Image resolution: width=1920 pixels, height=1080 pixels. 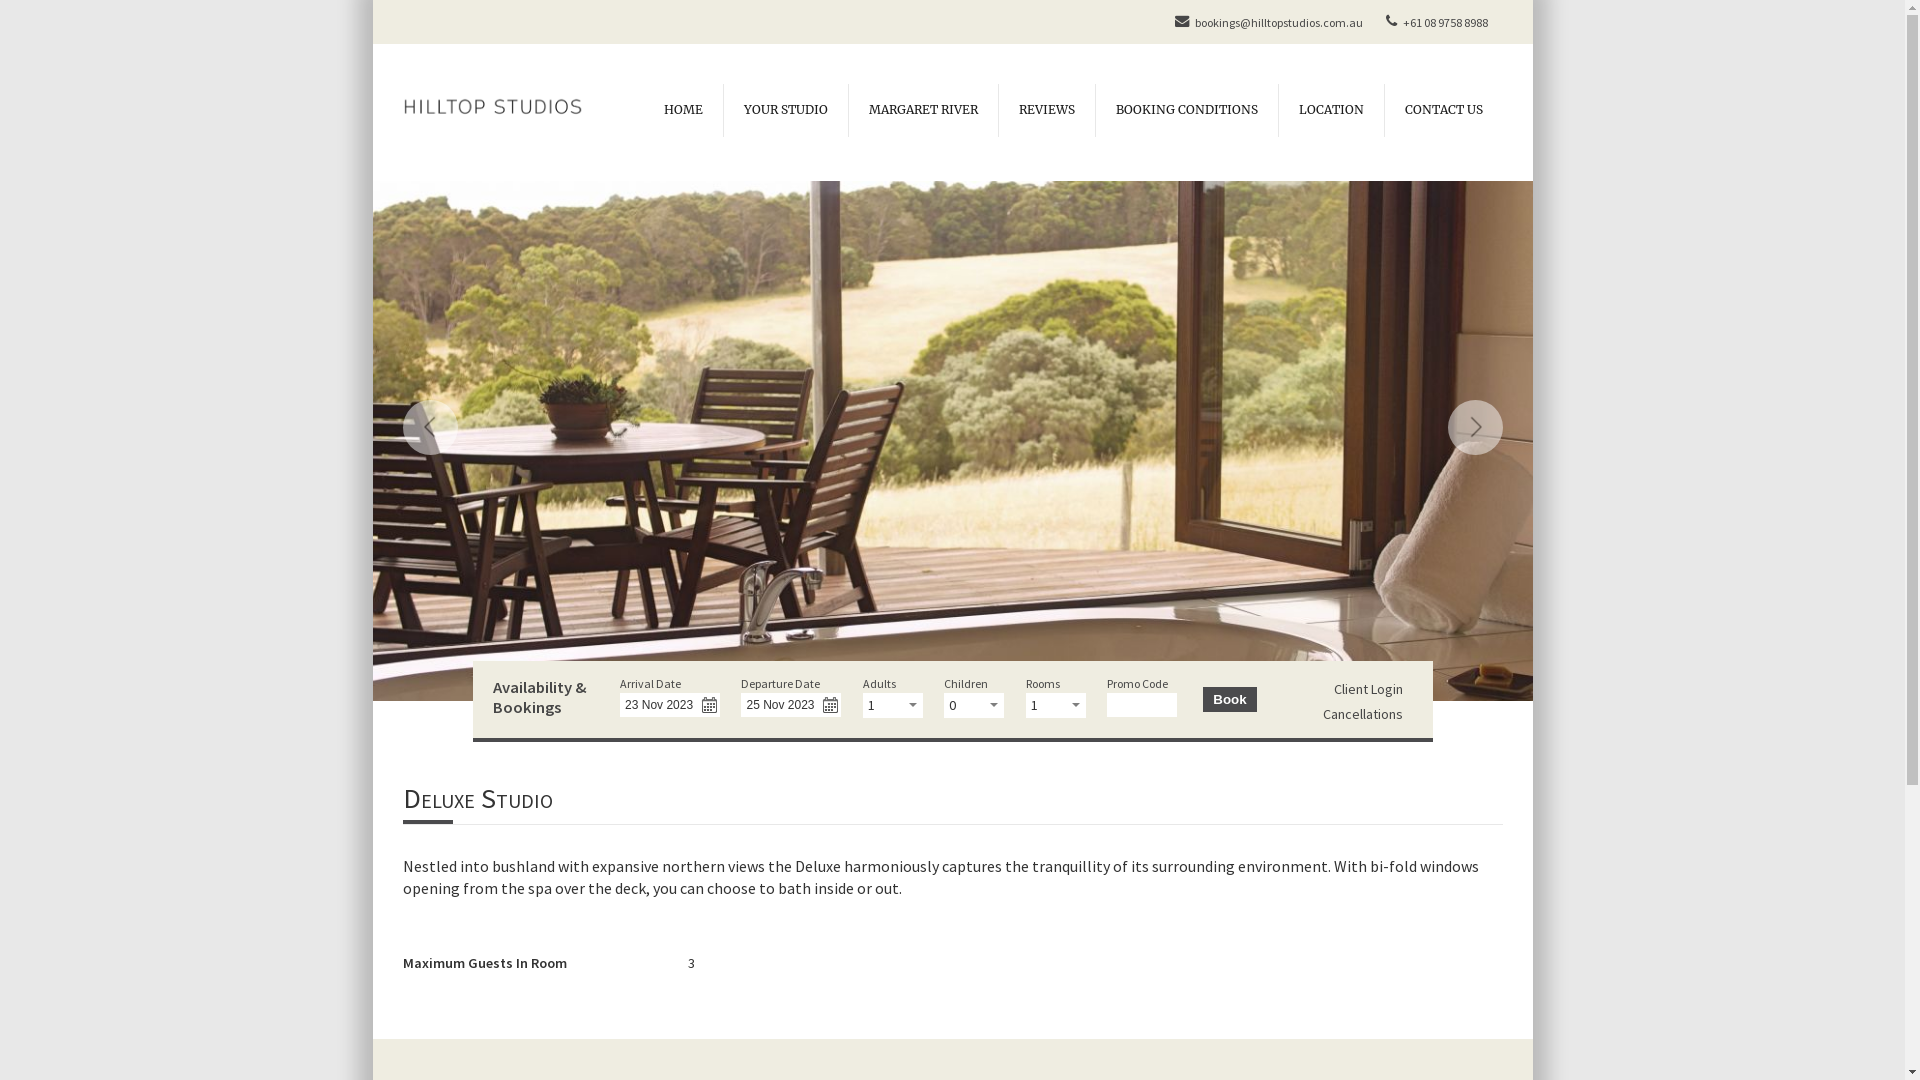 What do you see at coordinates (1265, 22) in the screenshot?
I see `'bookings@hilltopstudios.com.au'` at bounding box center [1265, 22].